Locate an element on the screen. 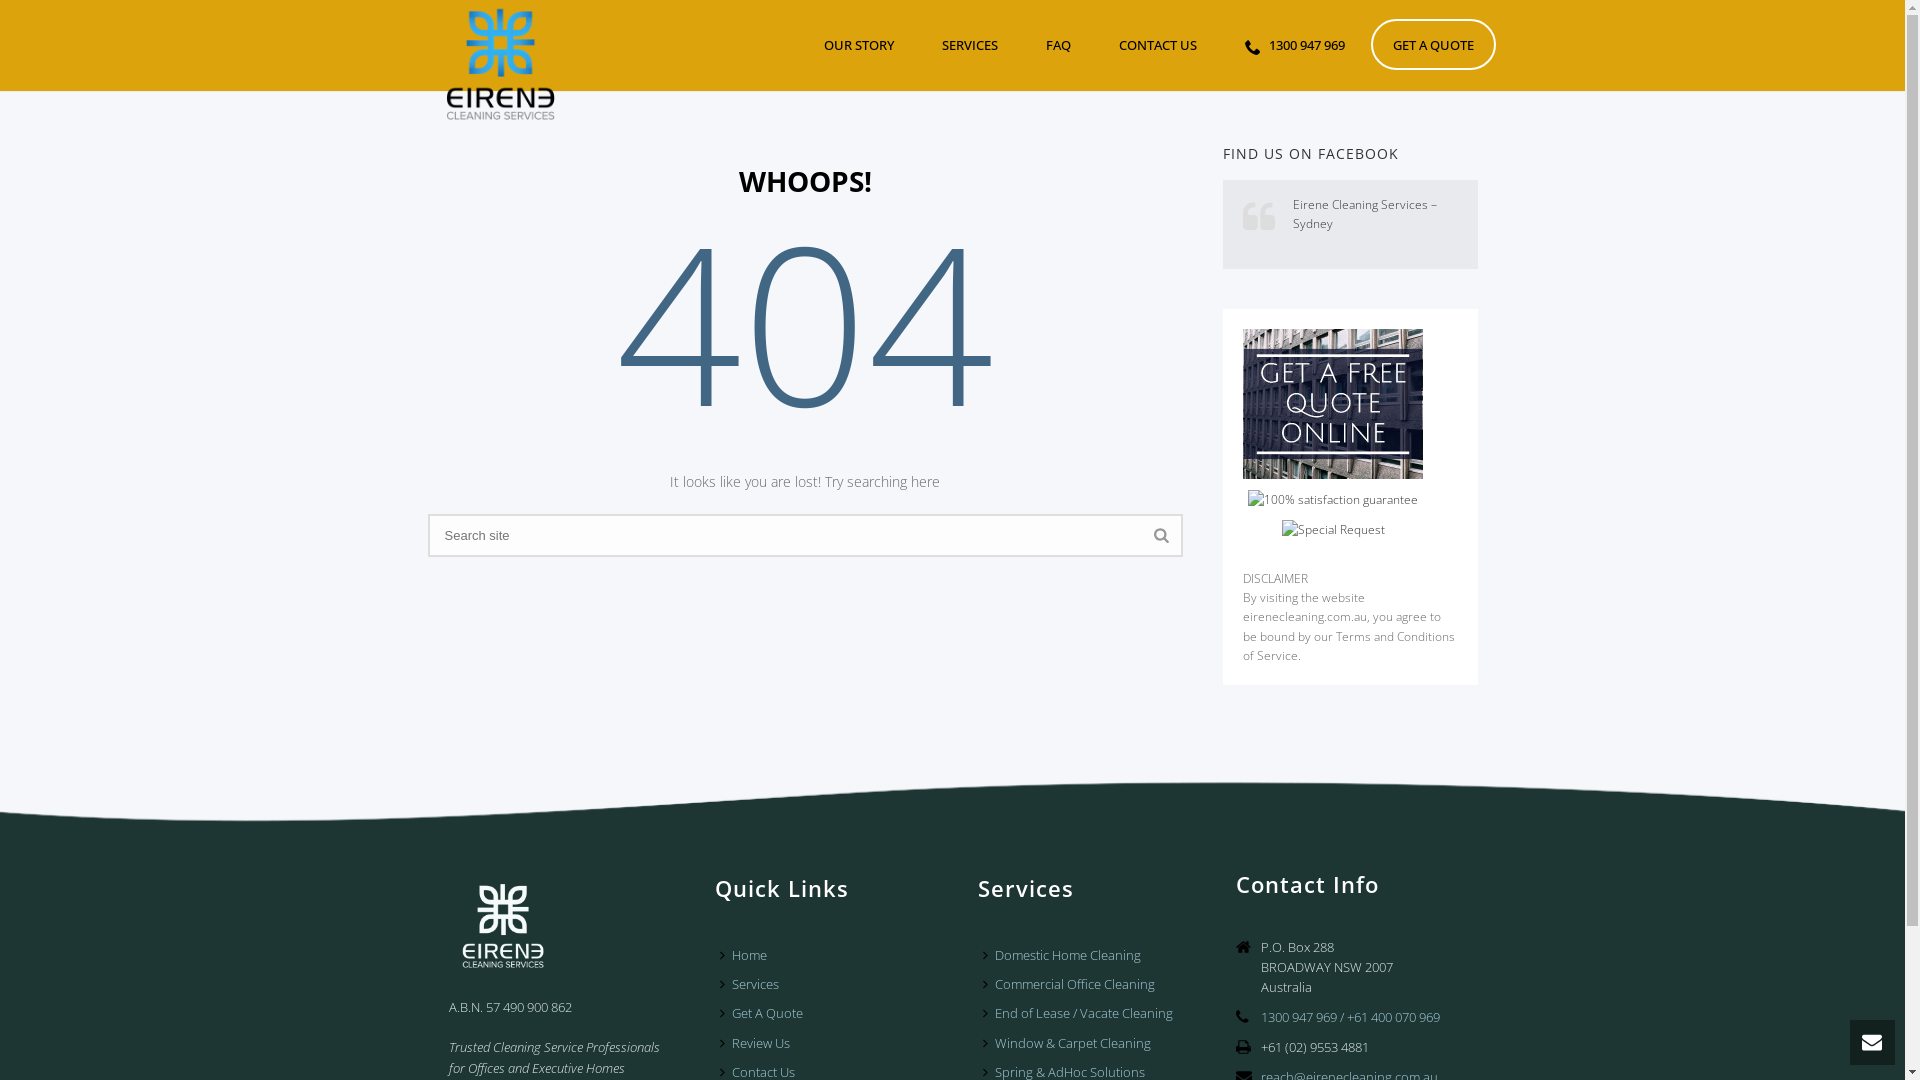  'Commercial Office Cleaning' is located at coordinates (1073, 983).